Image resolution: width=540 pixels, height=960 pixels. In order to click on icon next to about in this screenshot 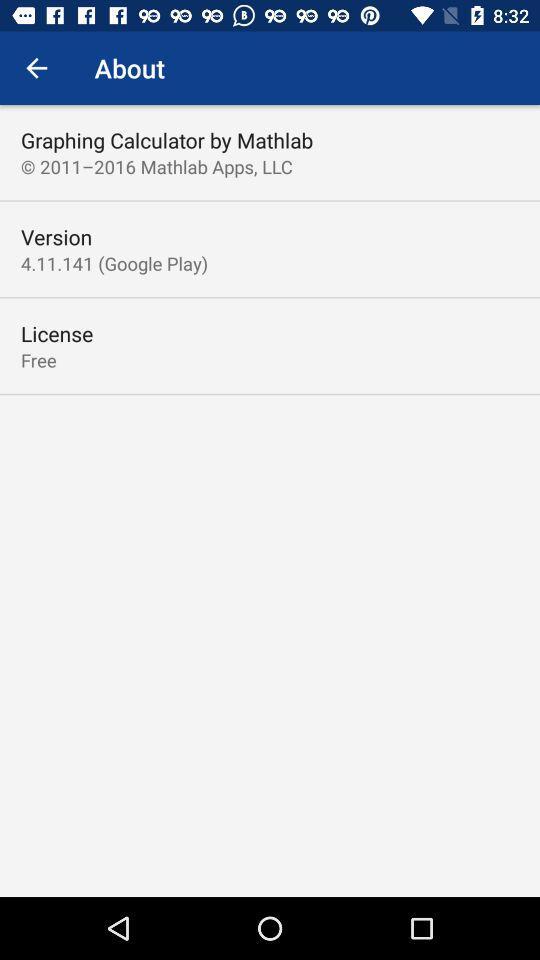, I will do `click(36, 68)`.